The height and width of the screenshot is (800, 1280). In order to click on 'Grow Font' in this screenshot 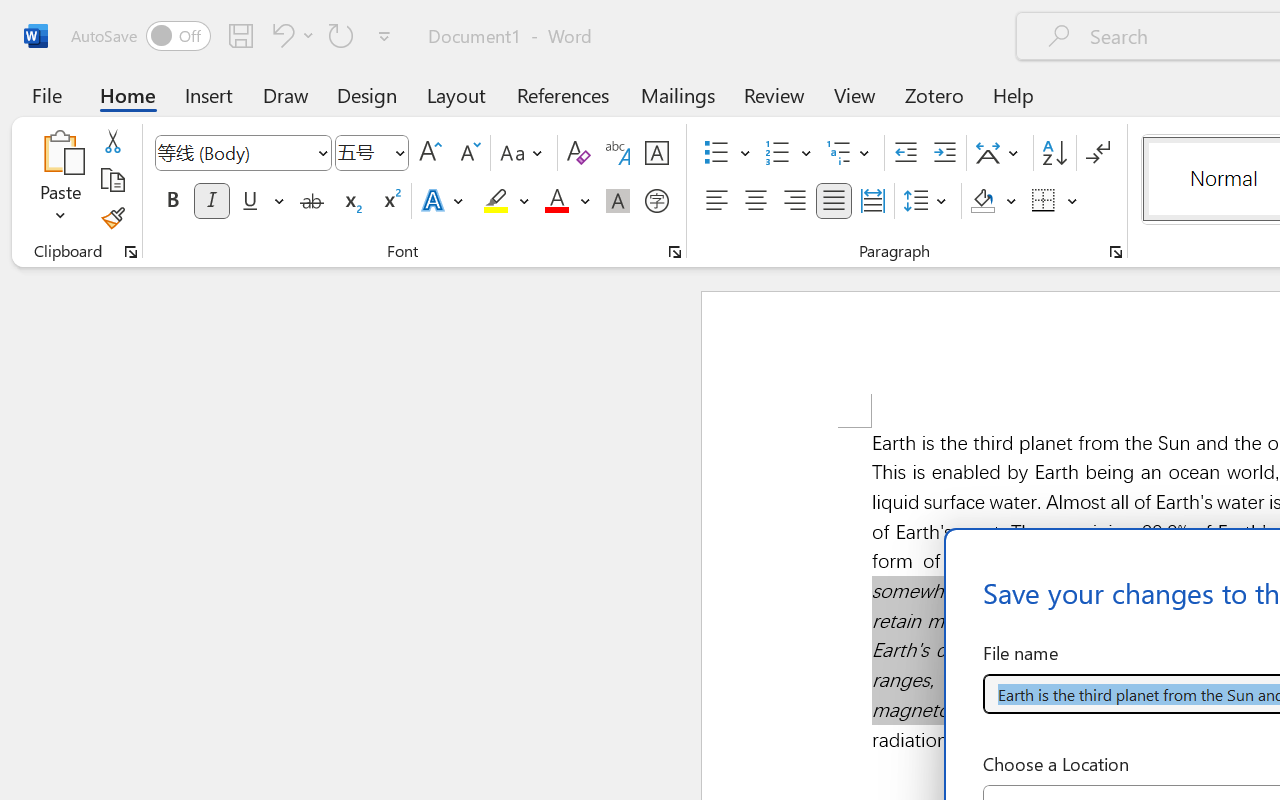, I will do `click(429, 153)`.